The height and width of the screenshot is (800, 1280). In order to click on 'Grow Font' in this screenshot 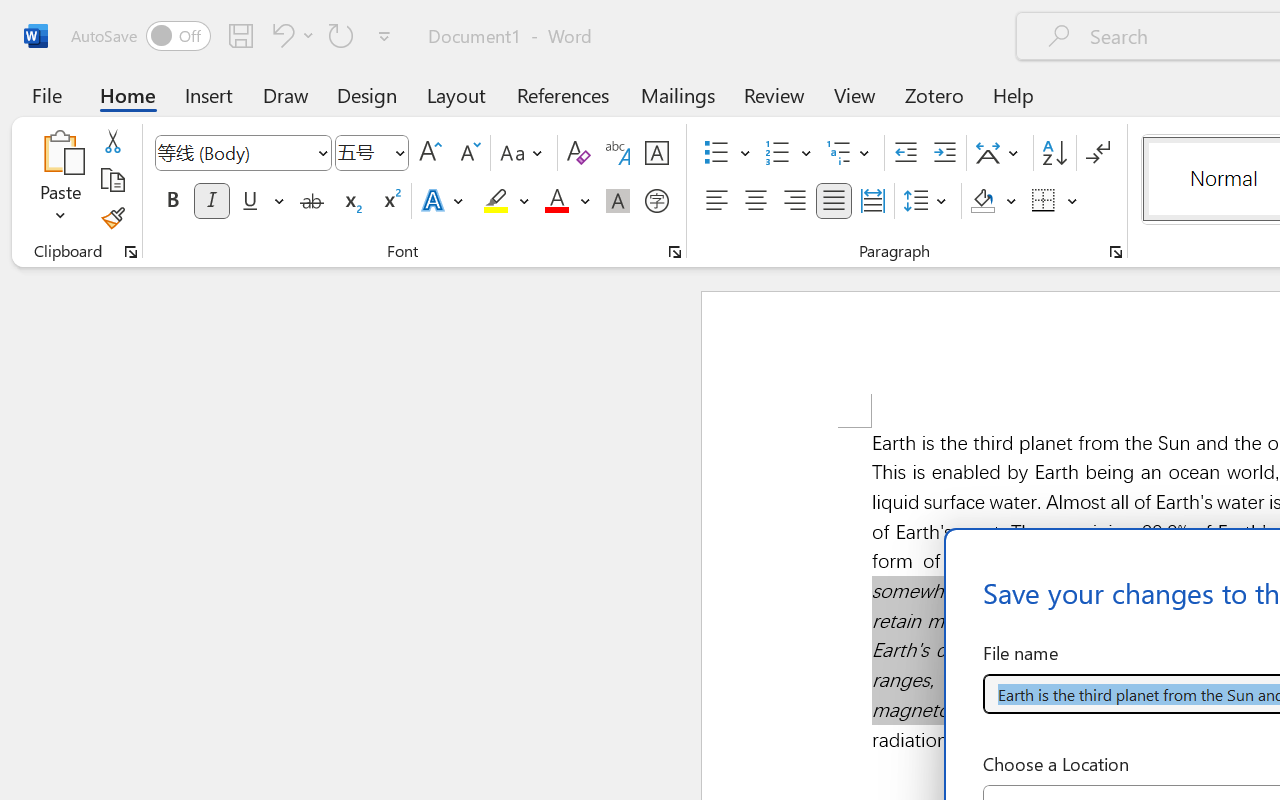, I will do `click(429, 153)`.